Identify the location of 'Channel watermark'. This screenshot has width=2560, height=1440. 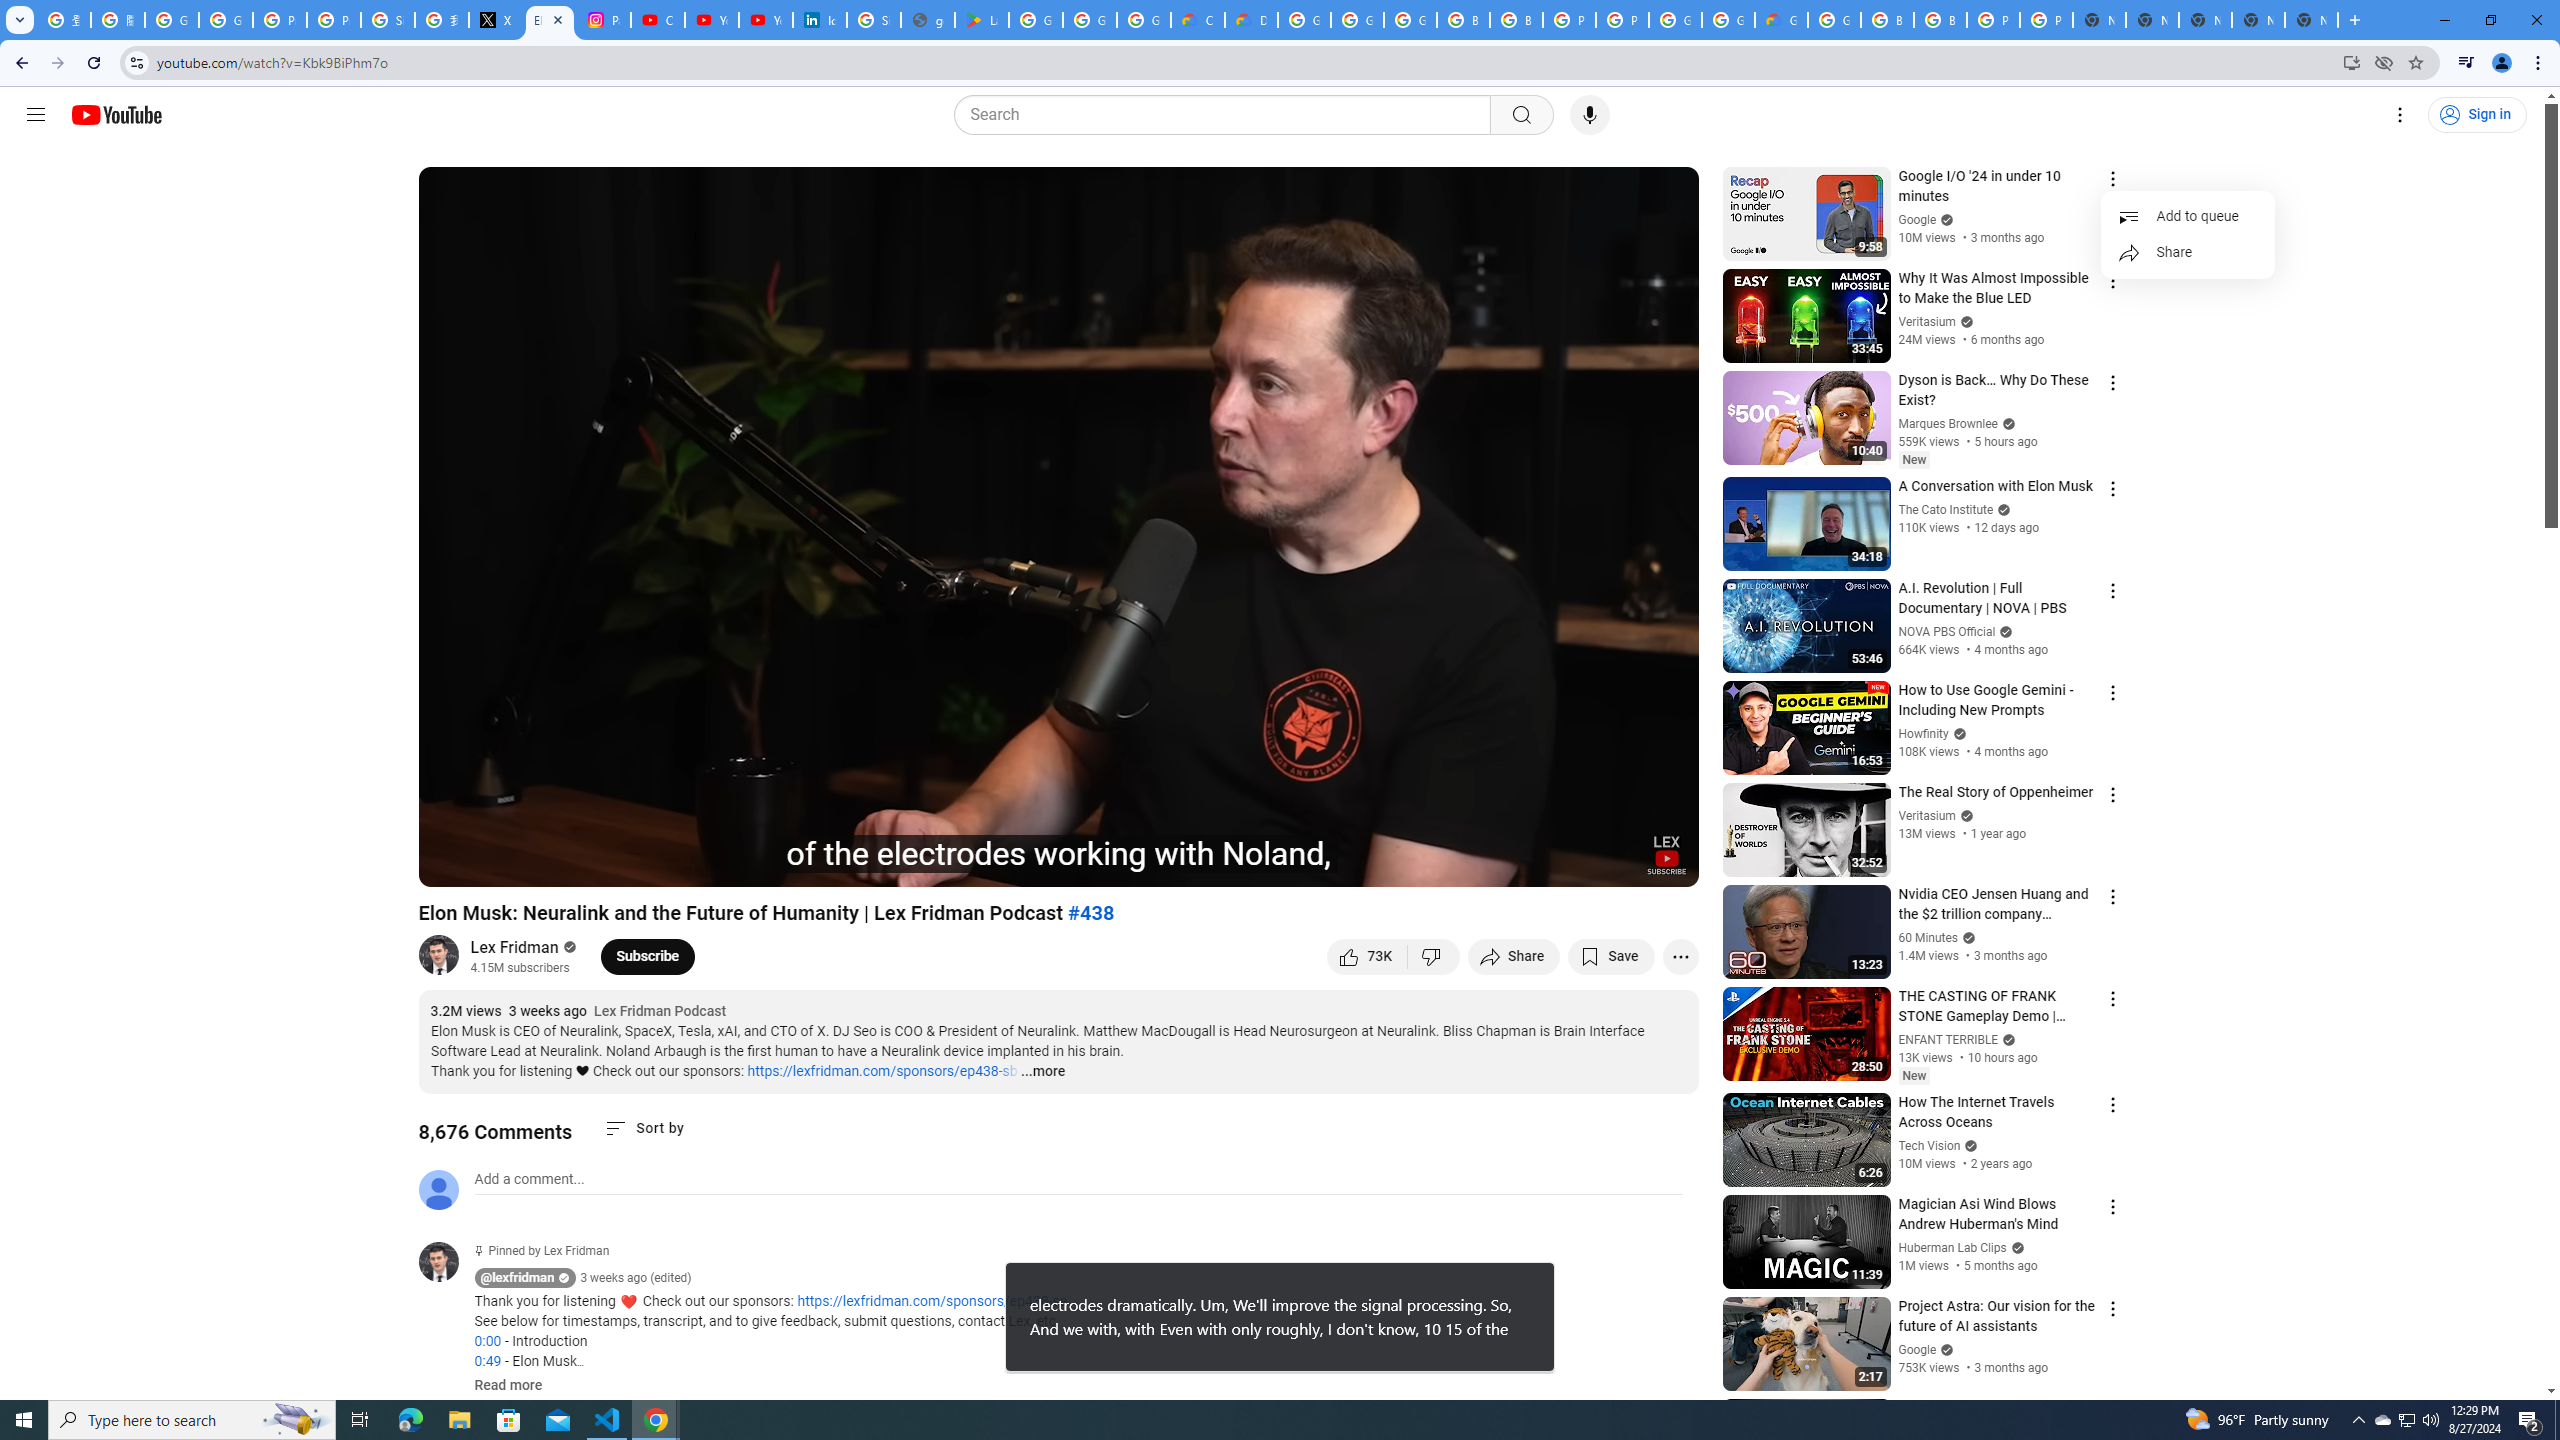
(1666, 854).